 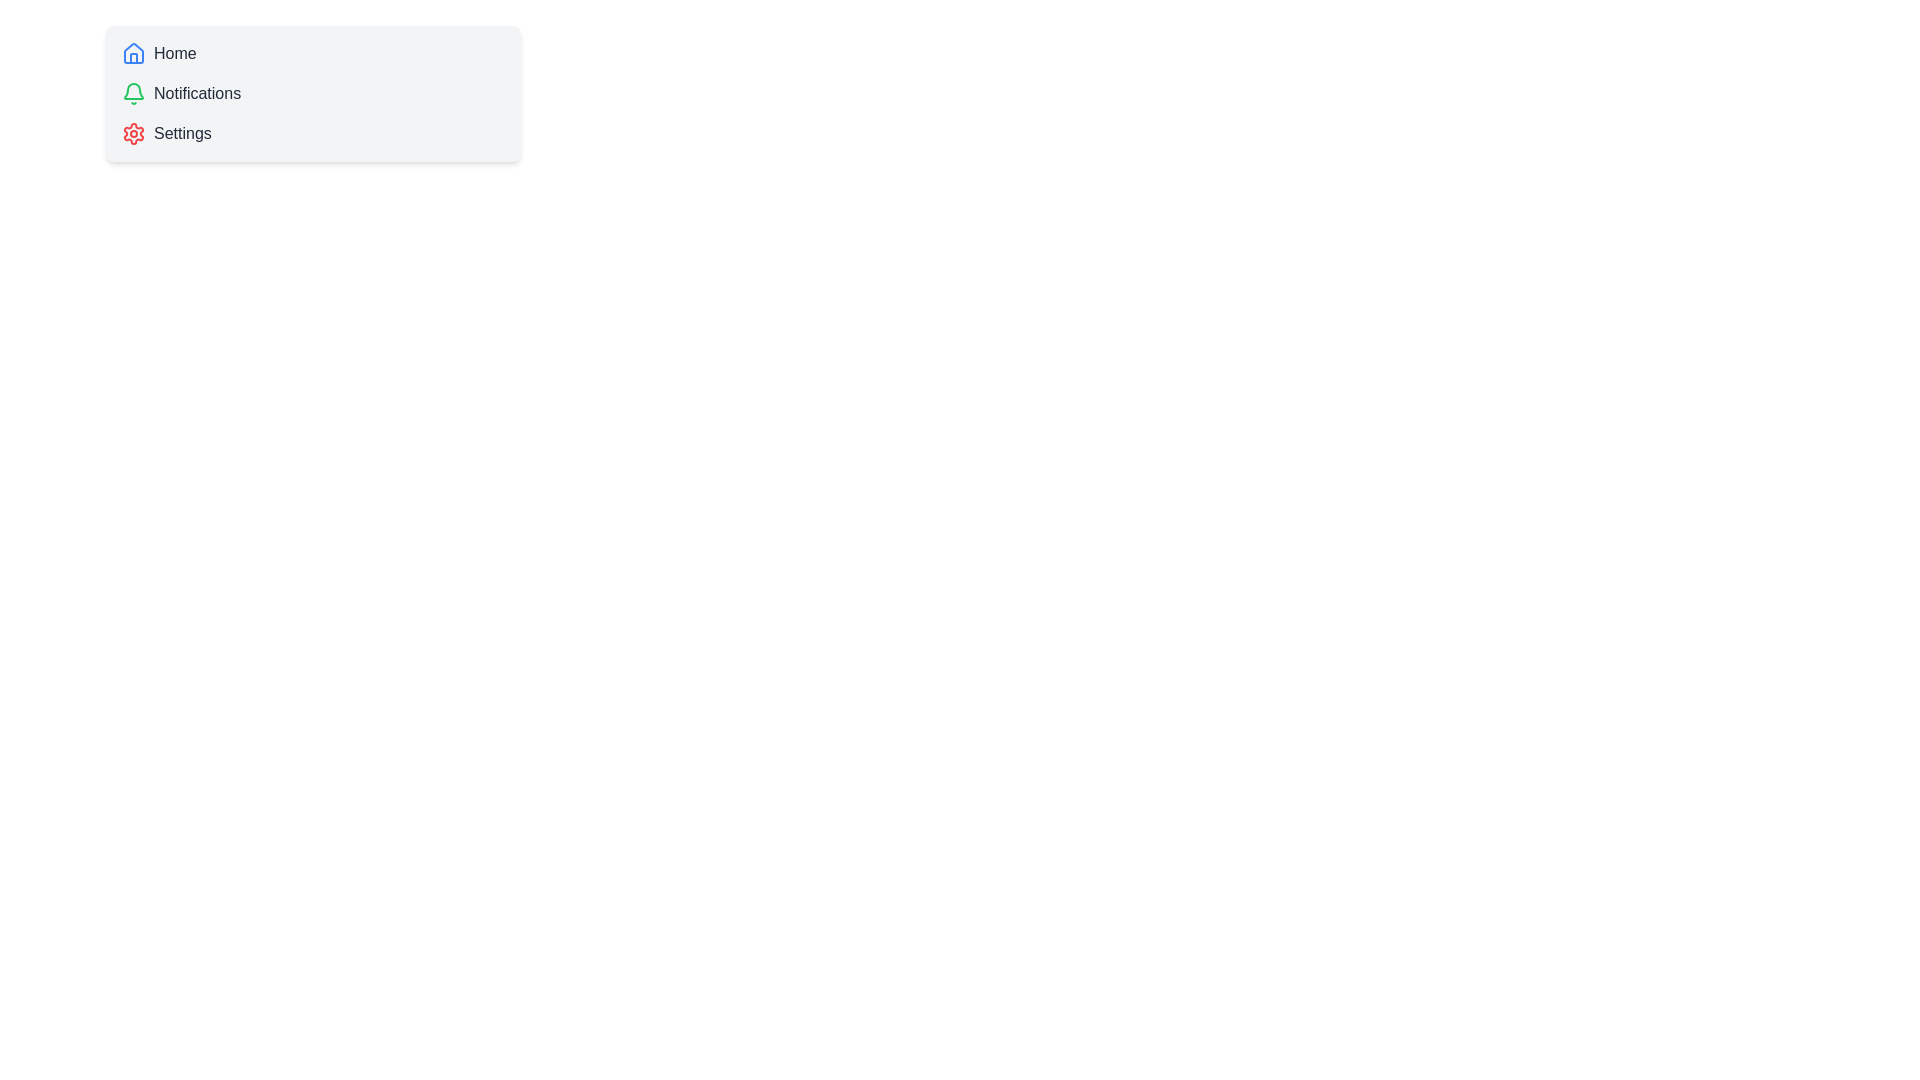 What do you see at coordinates (175, 53) in the screenshot?
I see `the text label that serves as a title for the home page navigation item, located to the right of the blue 'house' icon` at bounding box center [175, 53].